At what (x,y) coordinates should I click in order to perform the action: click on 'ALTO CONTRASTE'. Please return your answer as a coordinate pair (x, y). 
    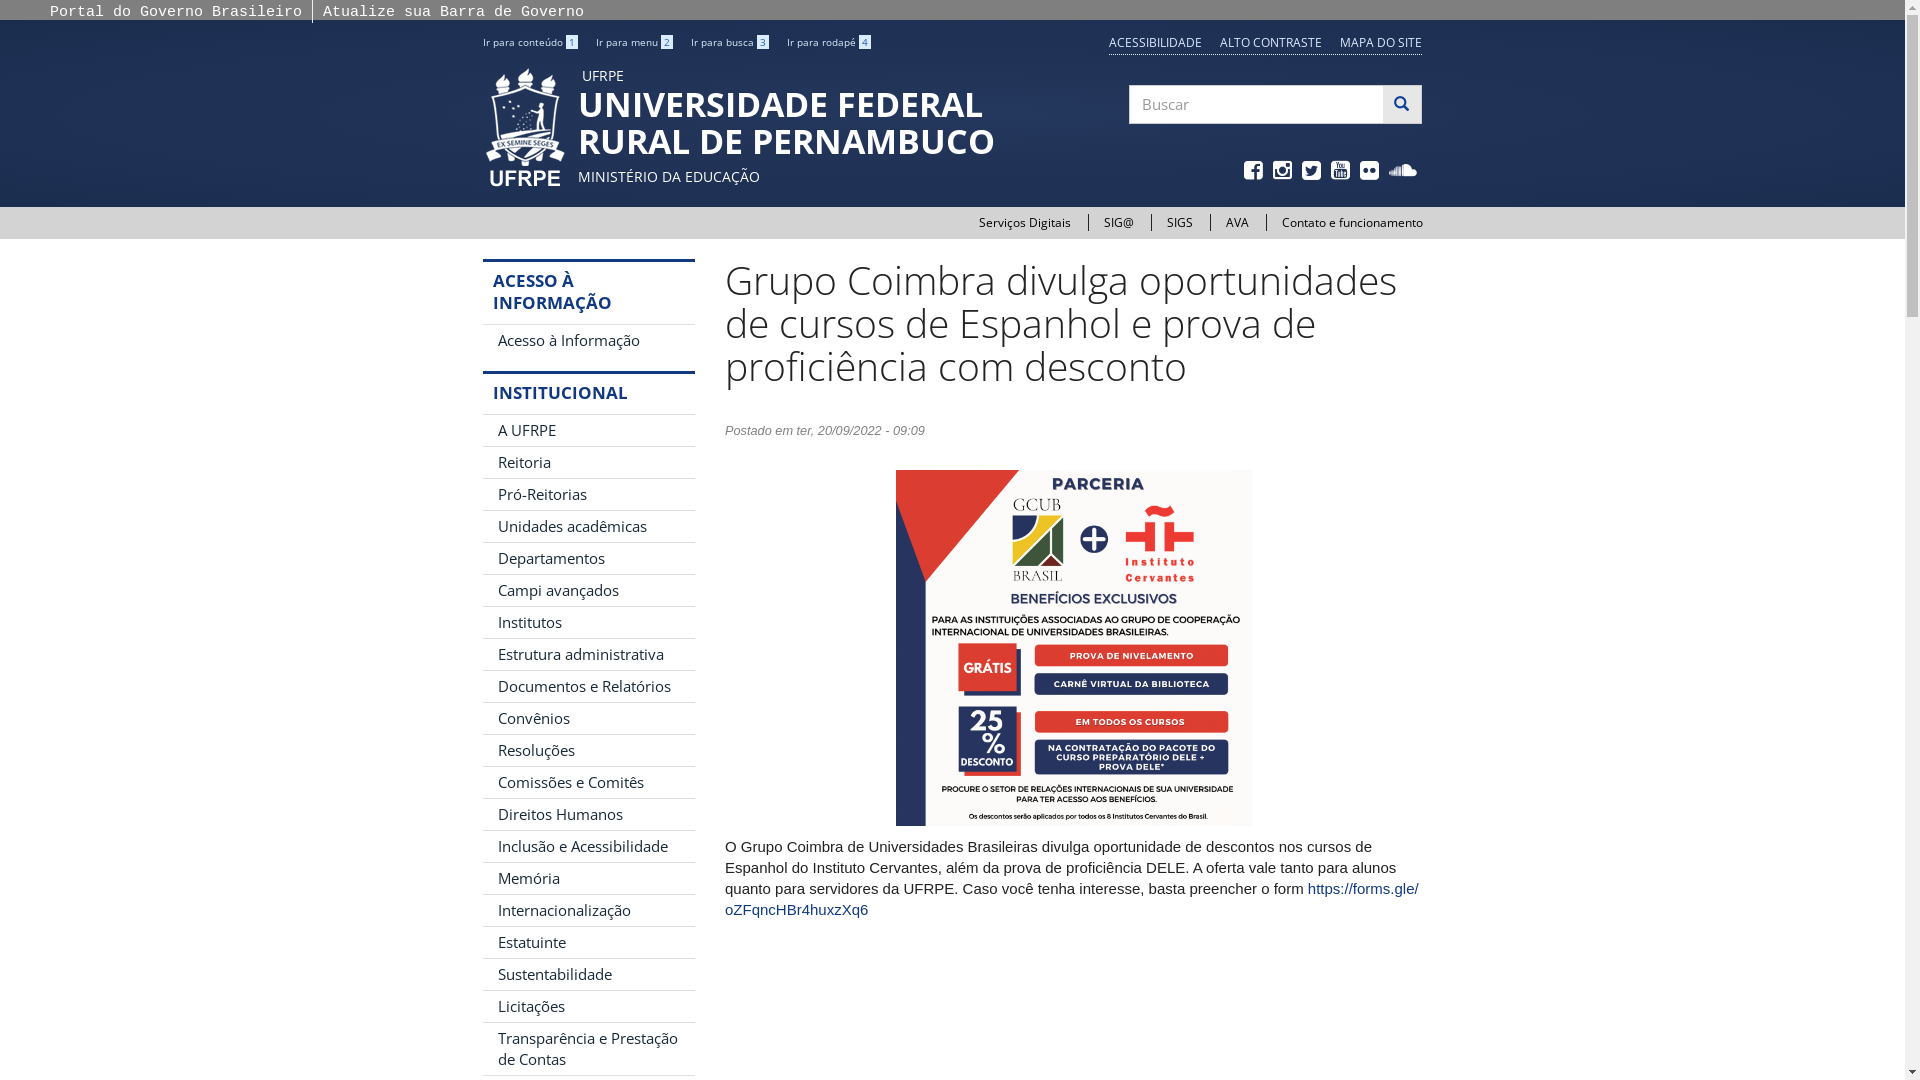
    Looking at the image, I should click on (1270, 42).